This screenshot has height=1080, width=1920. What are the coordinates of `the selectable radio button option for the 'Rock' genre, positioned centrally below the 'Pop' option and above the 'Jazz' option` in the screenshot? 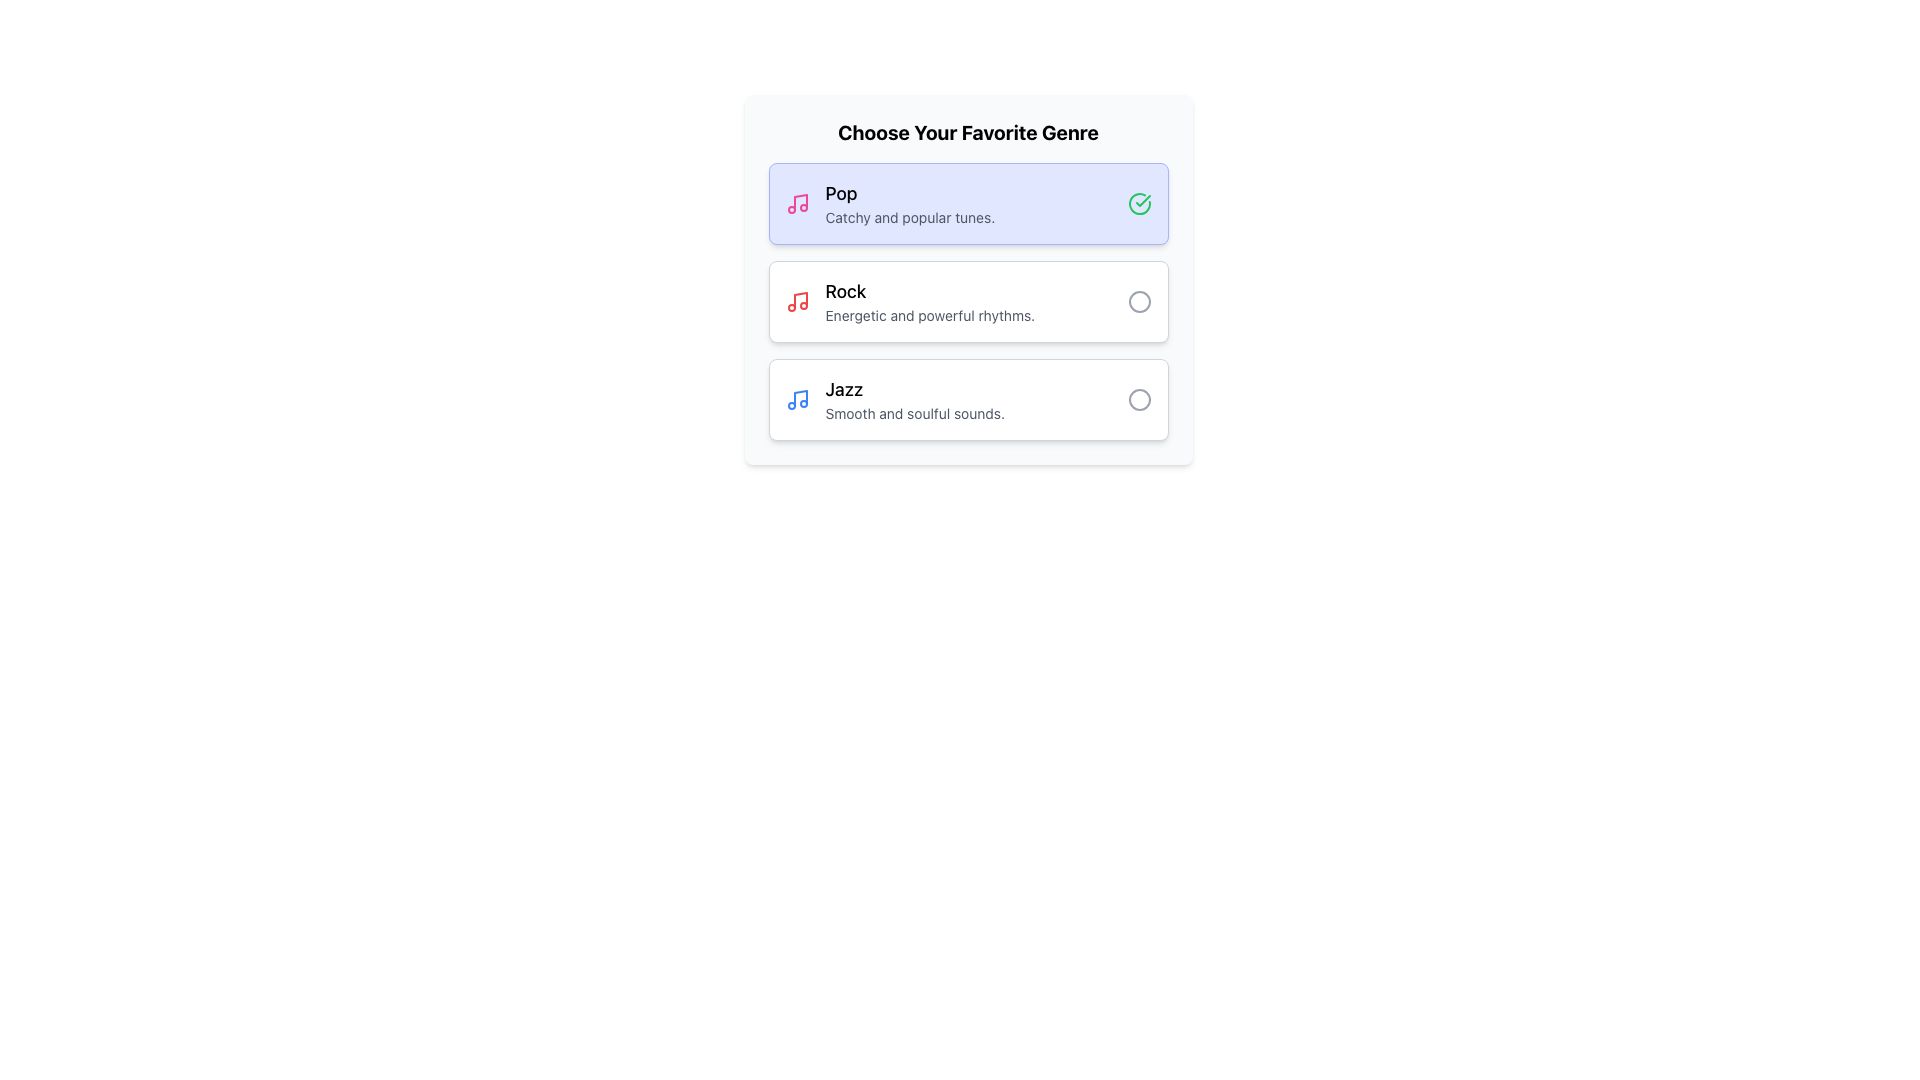 It's located at (968, 280).